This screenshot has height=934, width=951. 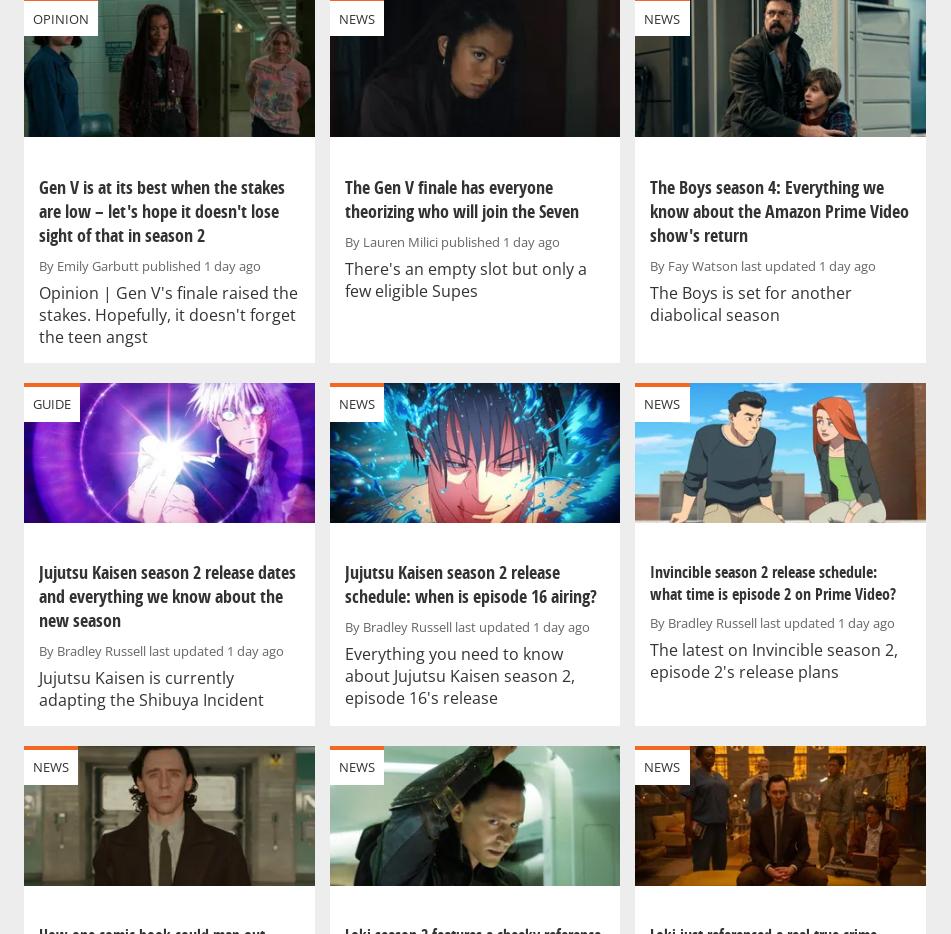 What do you see at coordinates (99, 264) in the screenshot?
I see `'Emily Garbutt'` at bounding box center [99, 264].